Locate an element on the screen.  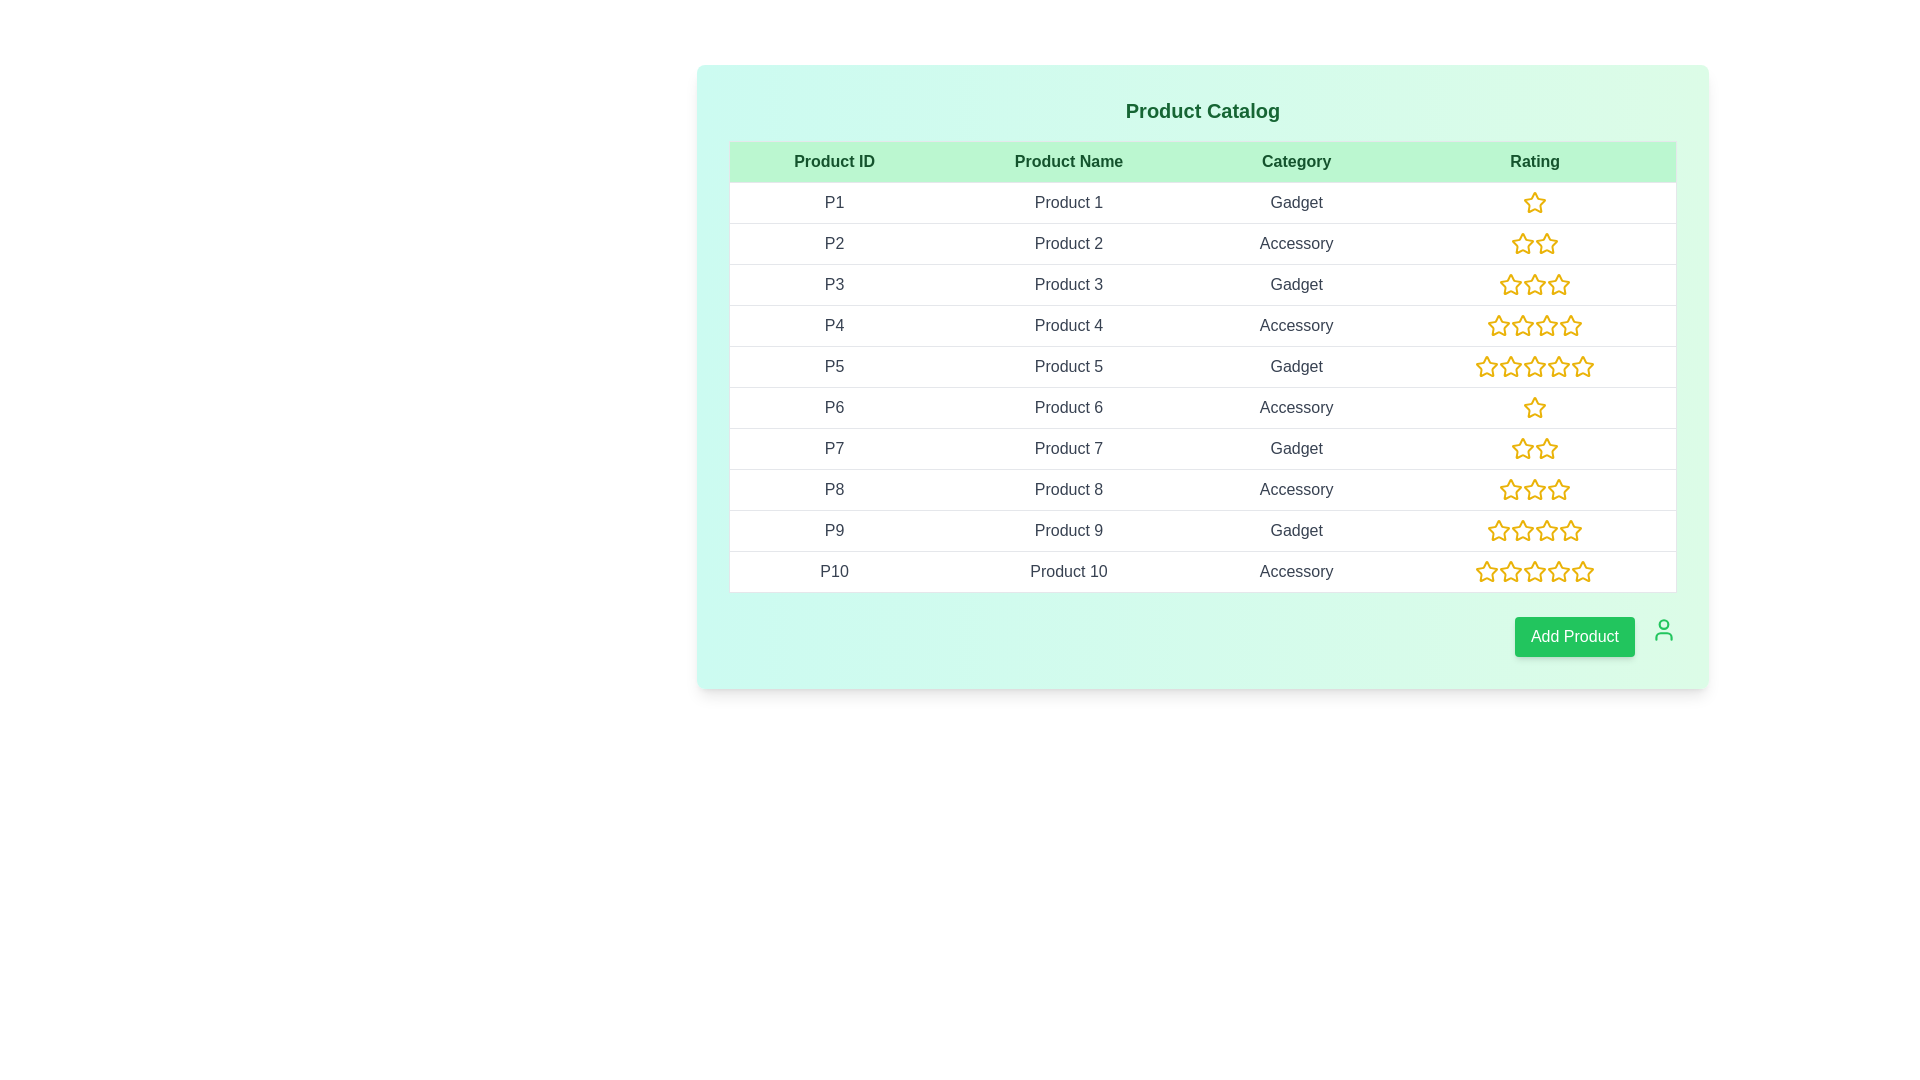
the table header Rating to sort the table by that column is located at coordinates (1534, 161).